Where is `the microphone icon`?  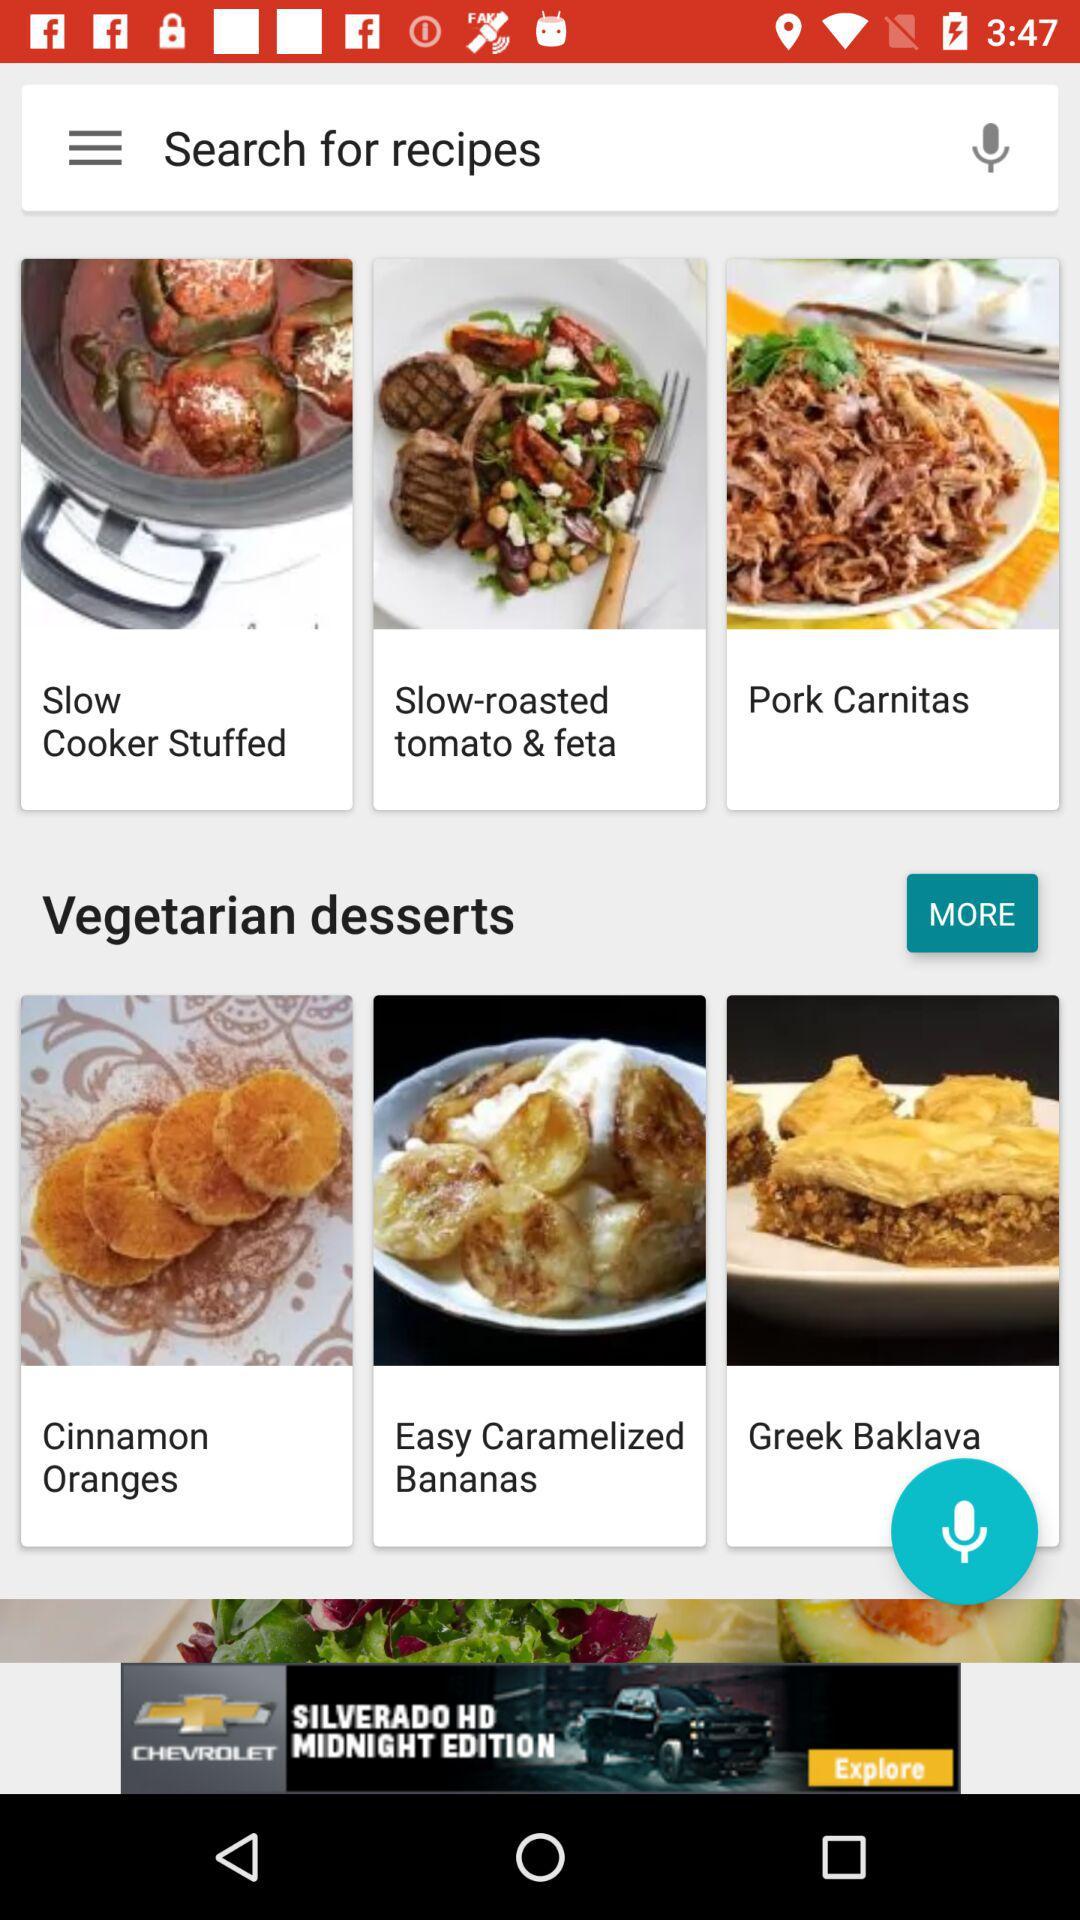 the microphone icon is located at coordinates (990, 146).